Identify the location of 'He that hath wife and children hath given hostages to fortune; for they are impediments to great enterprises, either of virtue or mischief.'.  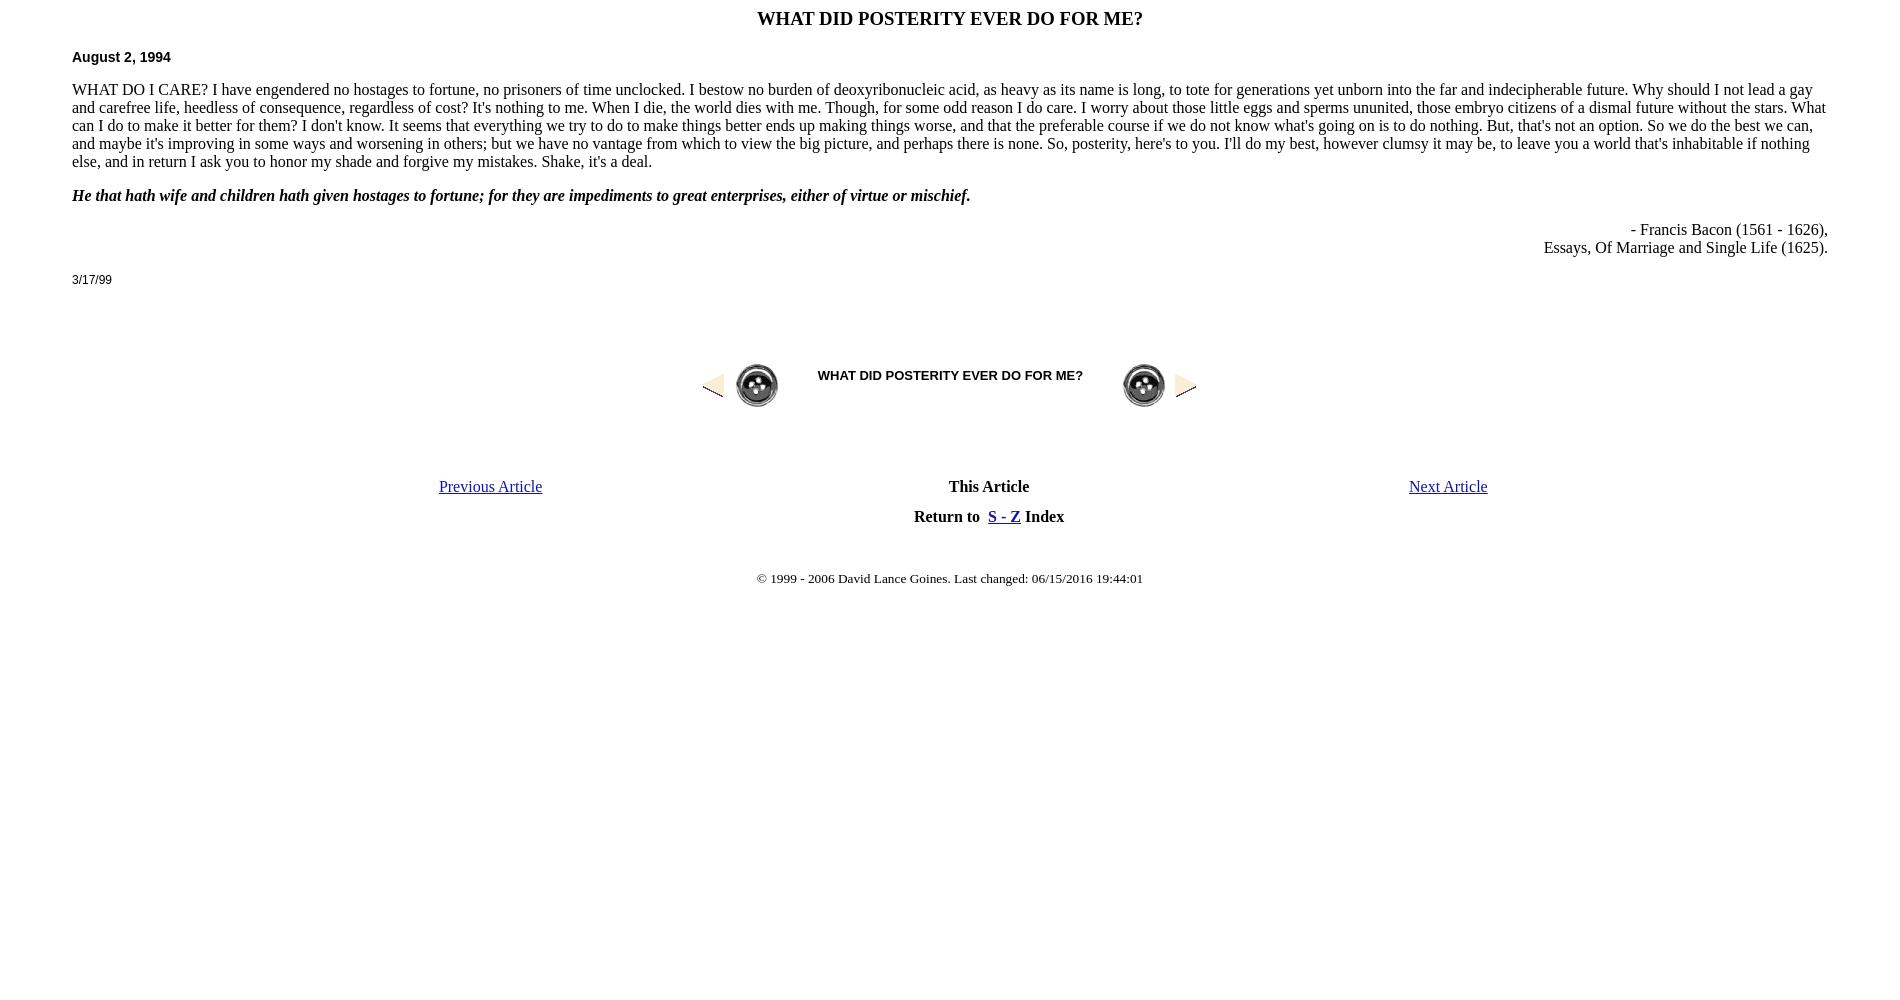
(520, 193).